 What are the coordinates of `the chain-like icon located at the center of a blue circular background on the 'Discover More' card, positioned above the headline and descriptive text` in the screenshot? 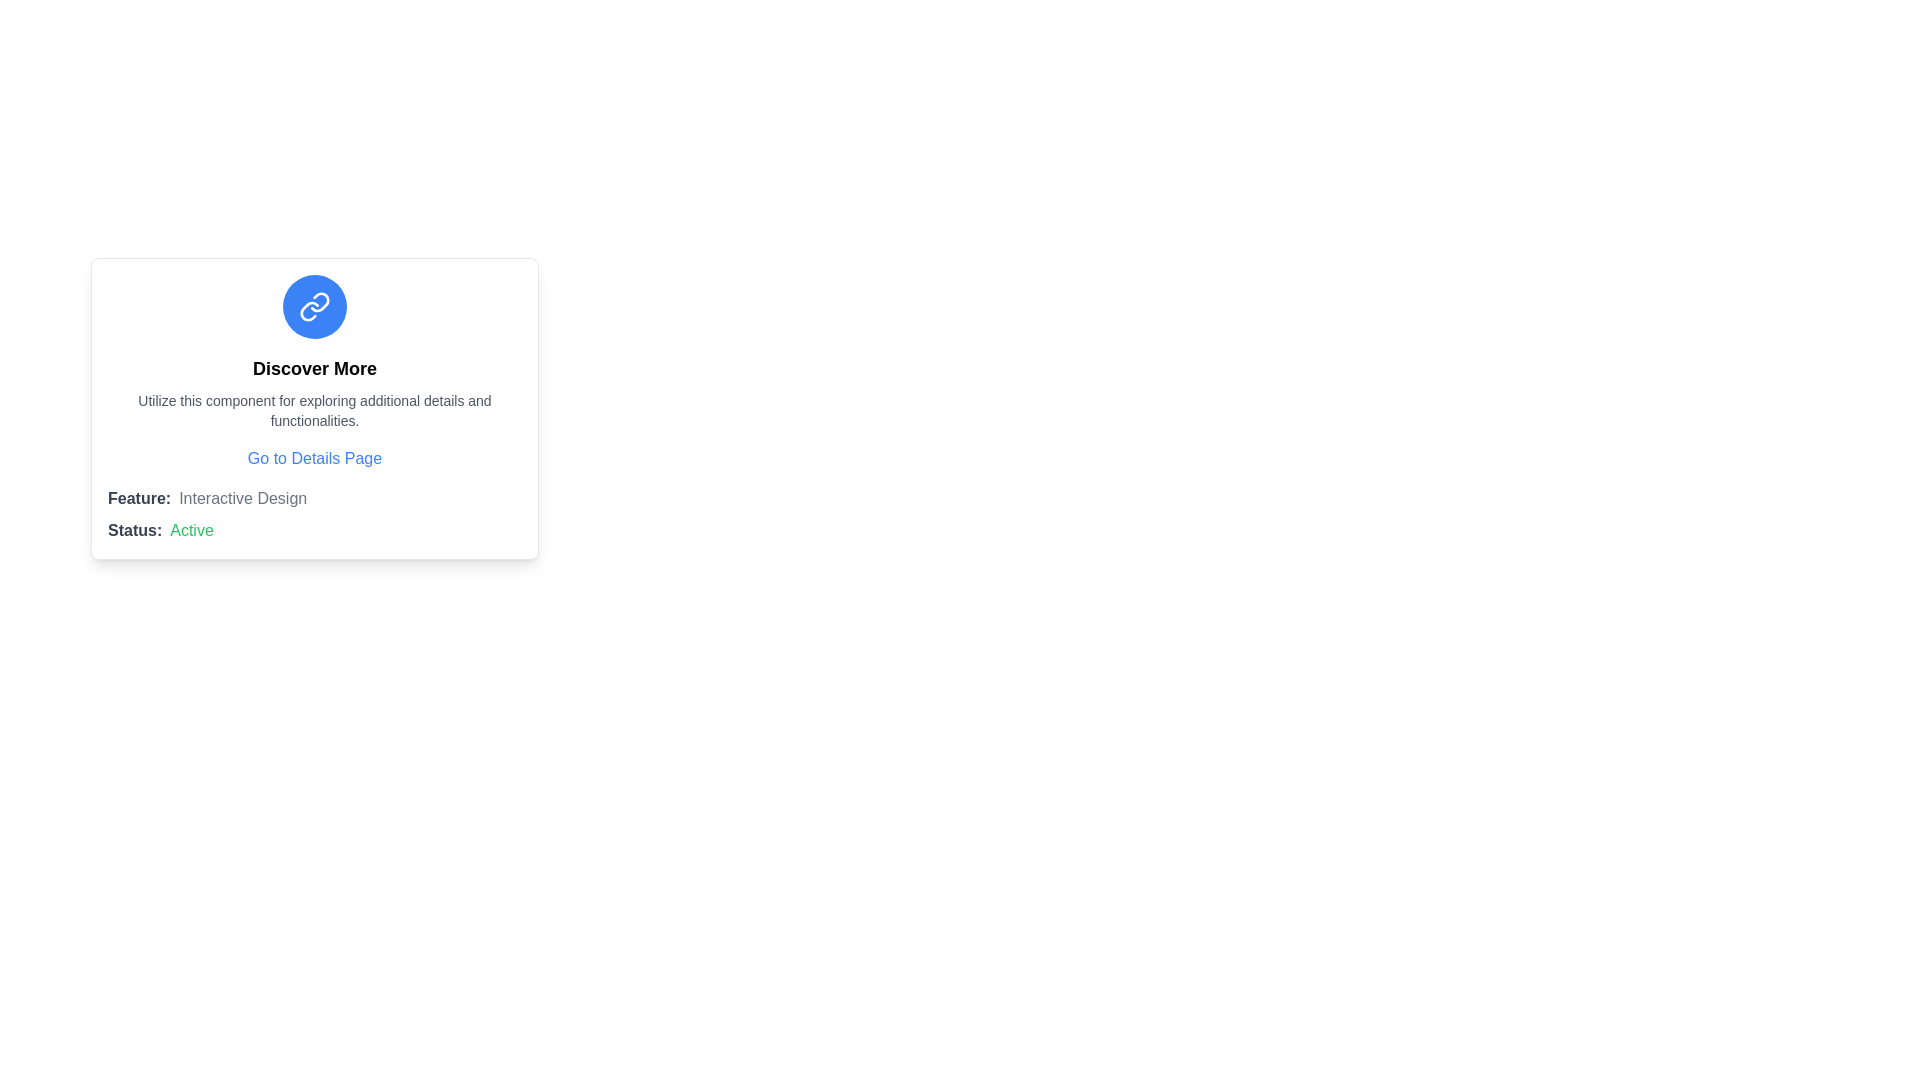 It's located at (314, 307).